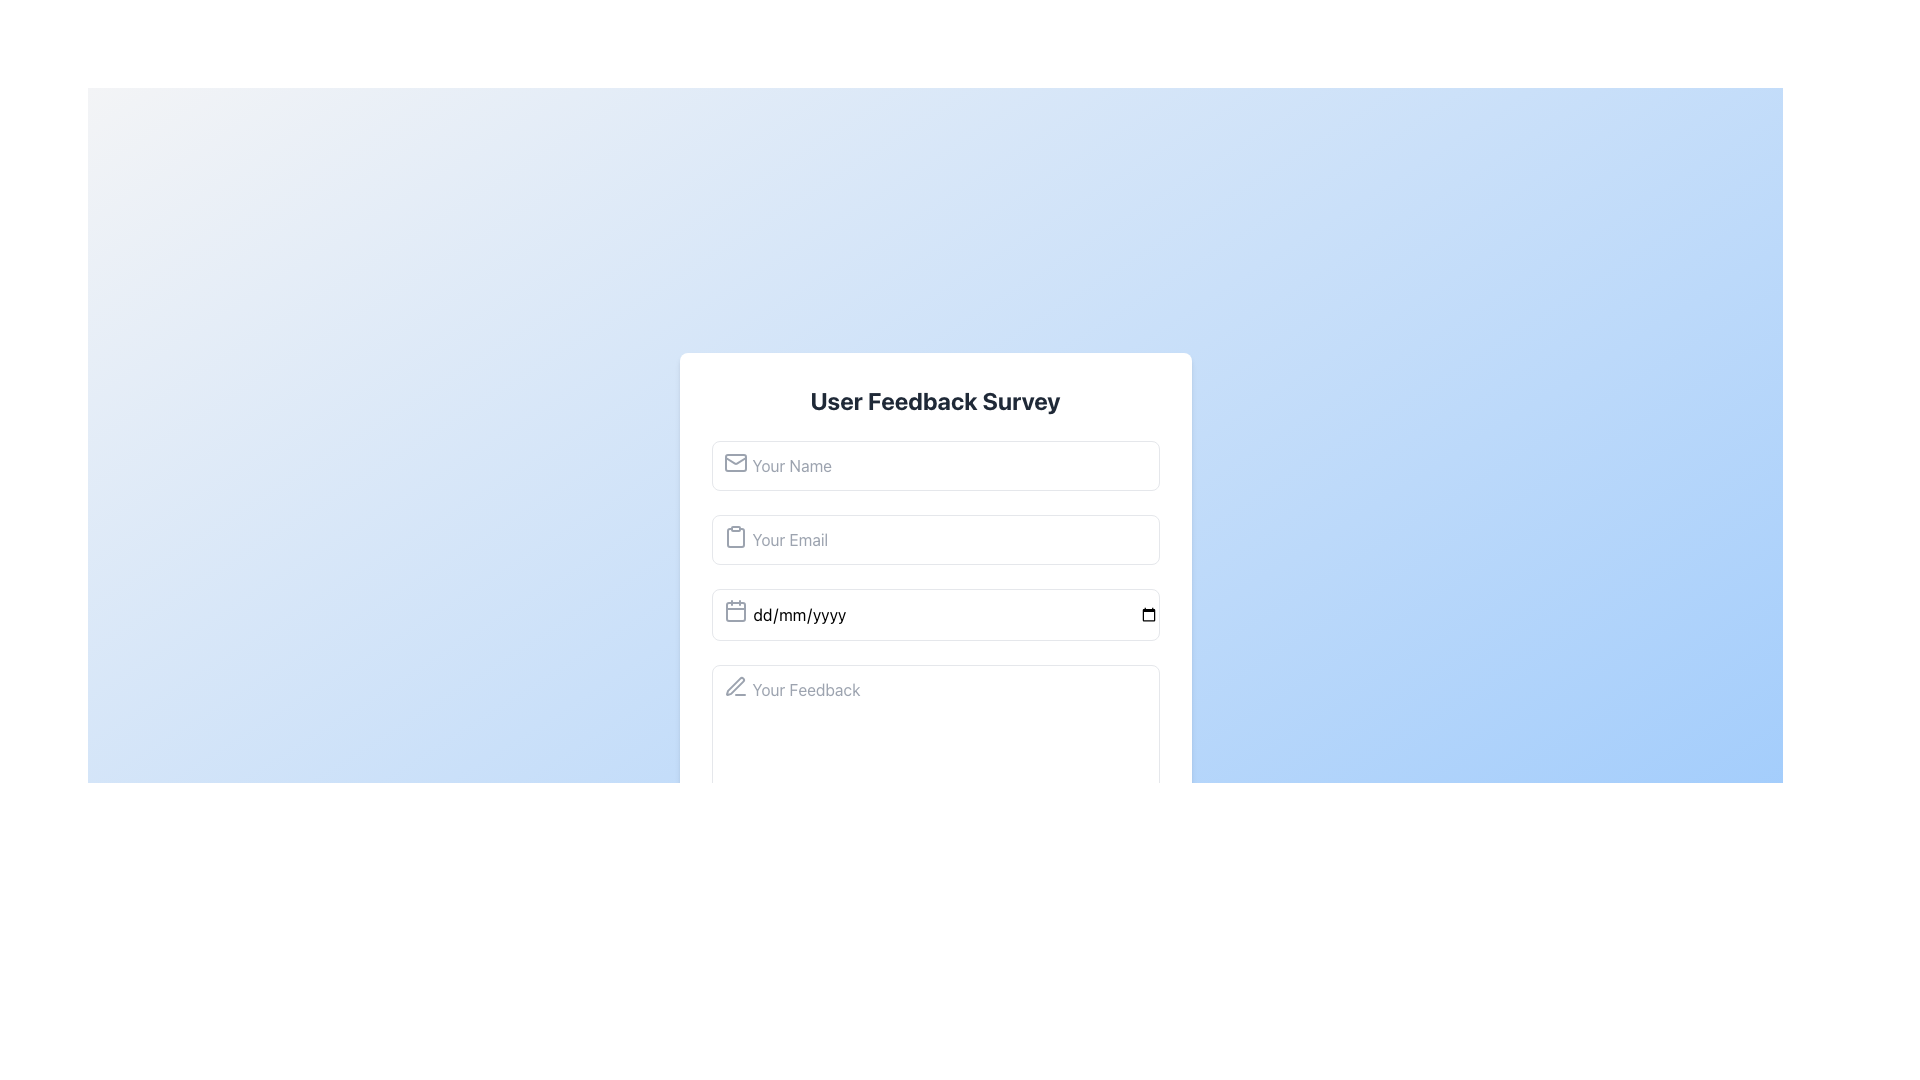 This screenshot has height=1080, width=1920. I want to click on the icon located at the left end of the text input field labeled 'Your Name', which serves as a visual aid for user input, so click(734, 462).